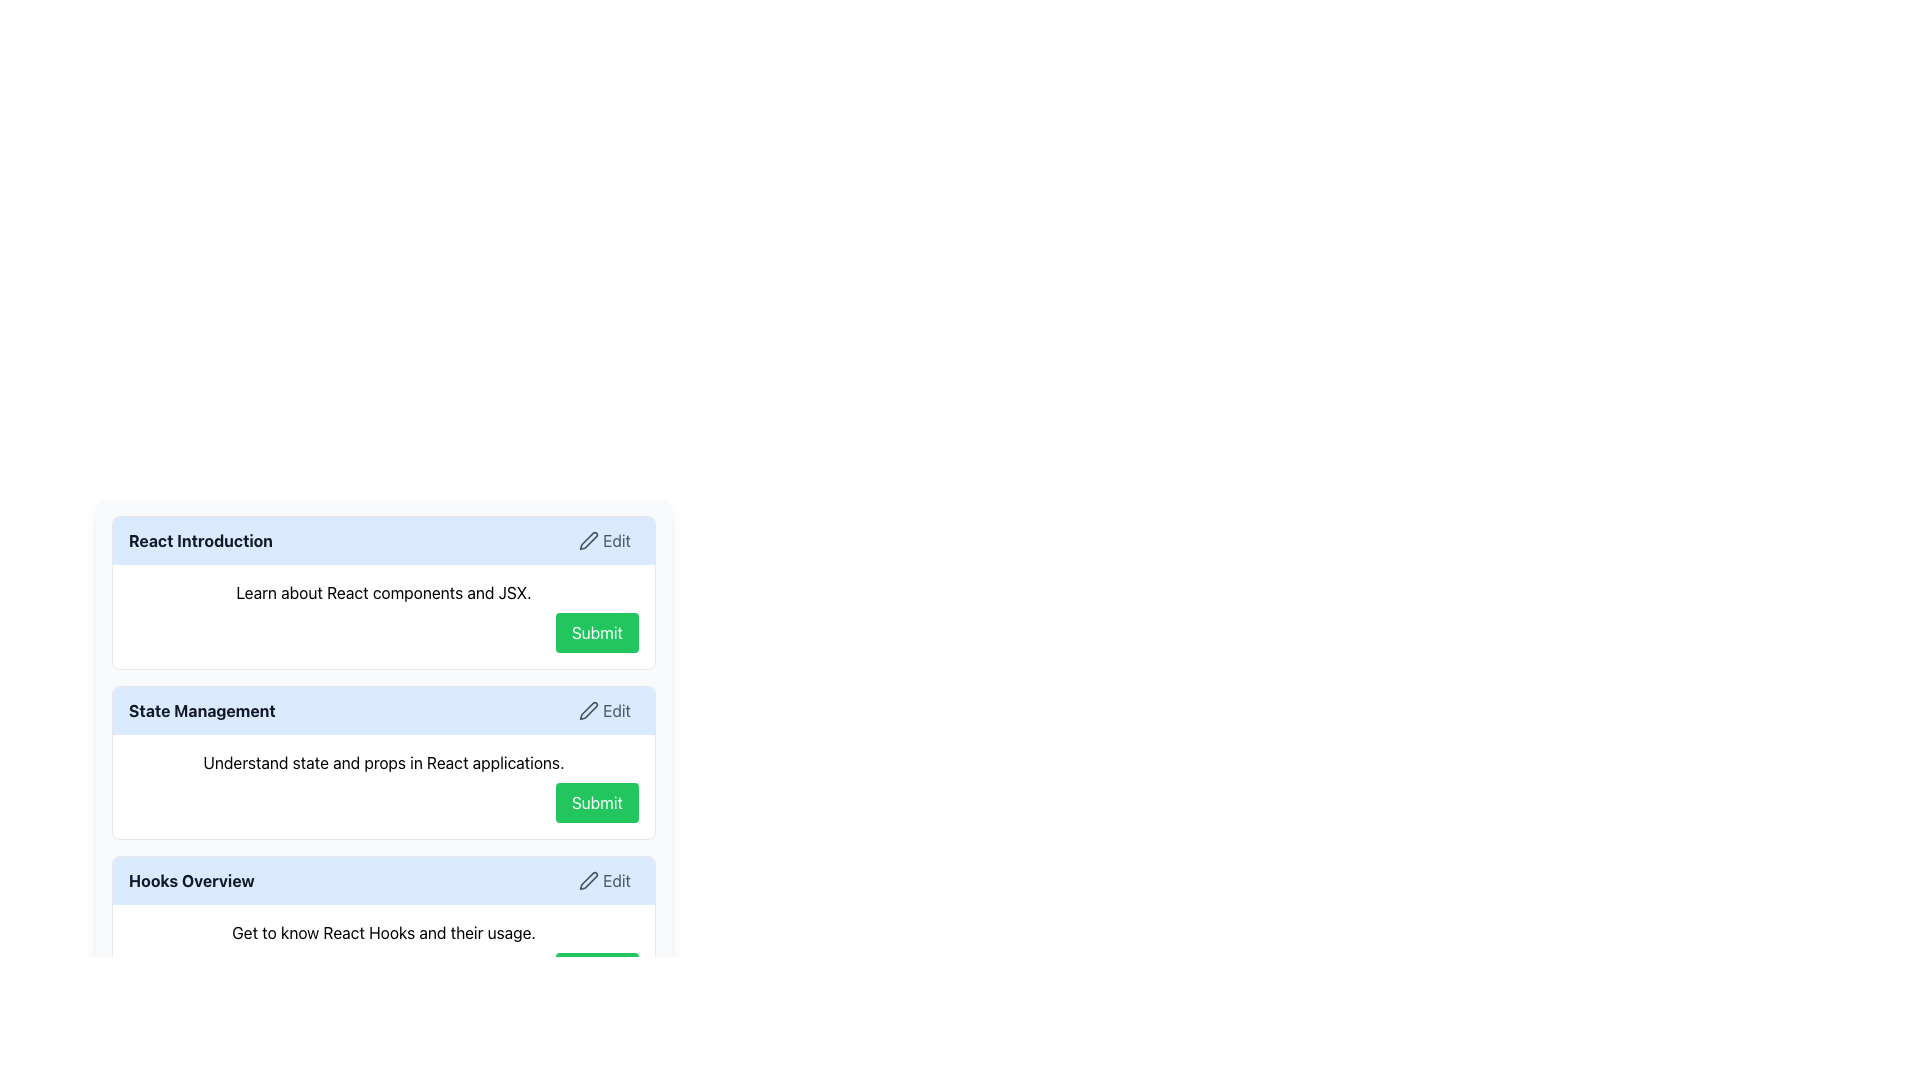  Describe the element at coordinates (384, 763) in the screenshot. I see `the static text element providing descriptive information about 'State Management' for React applications, located above the 'Submit' button` at that location.